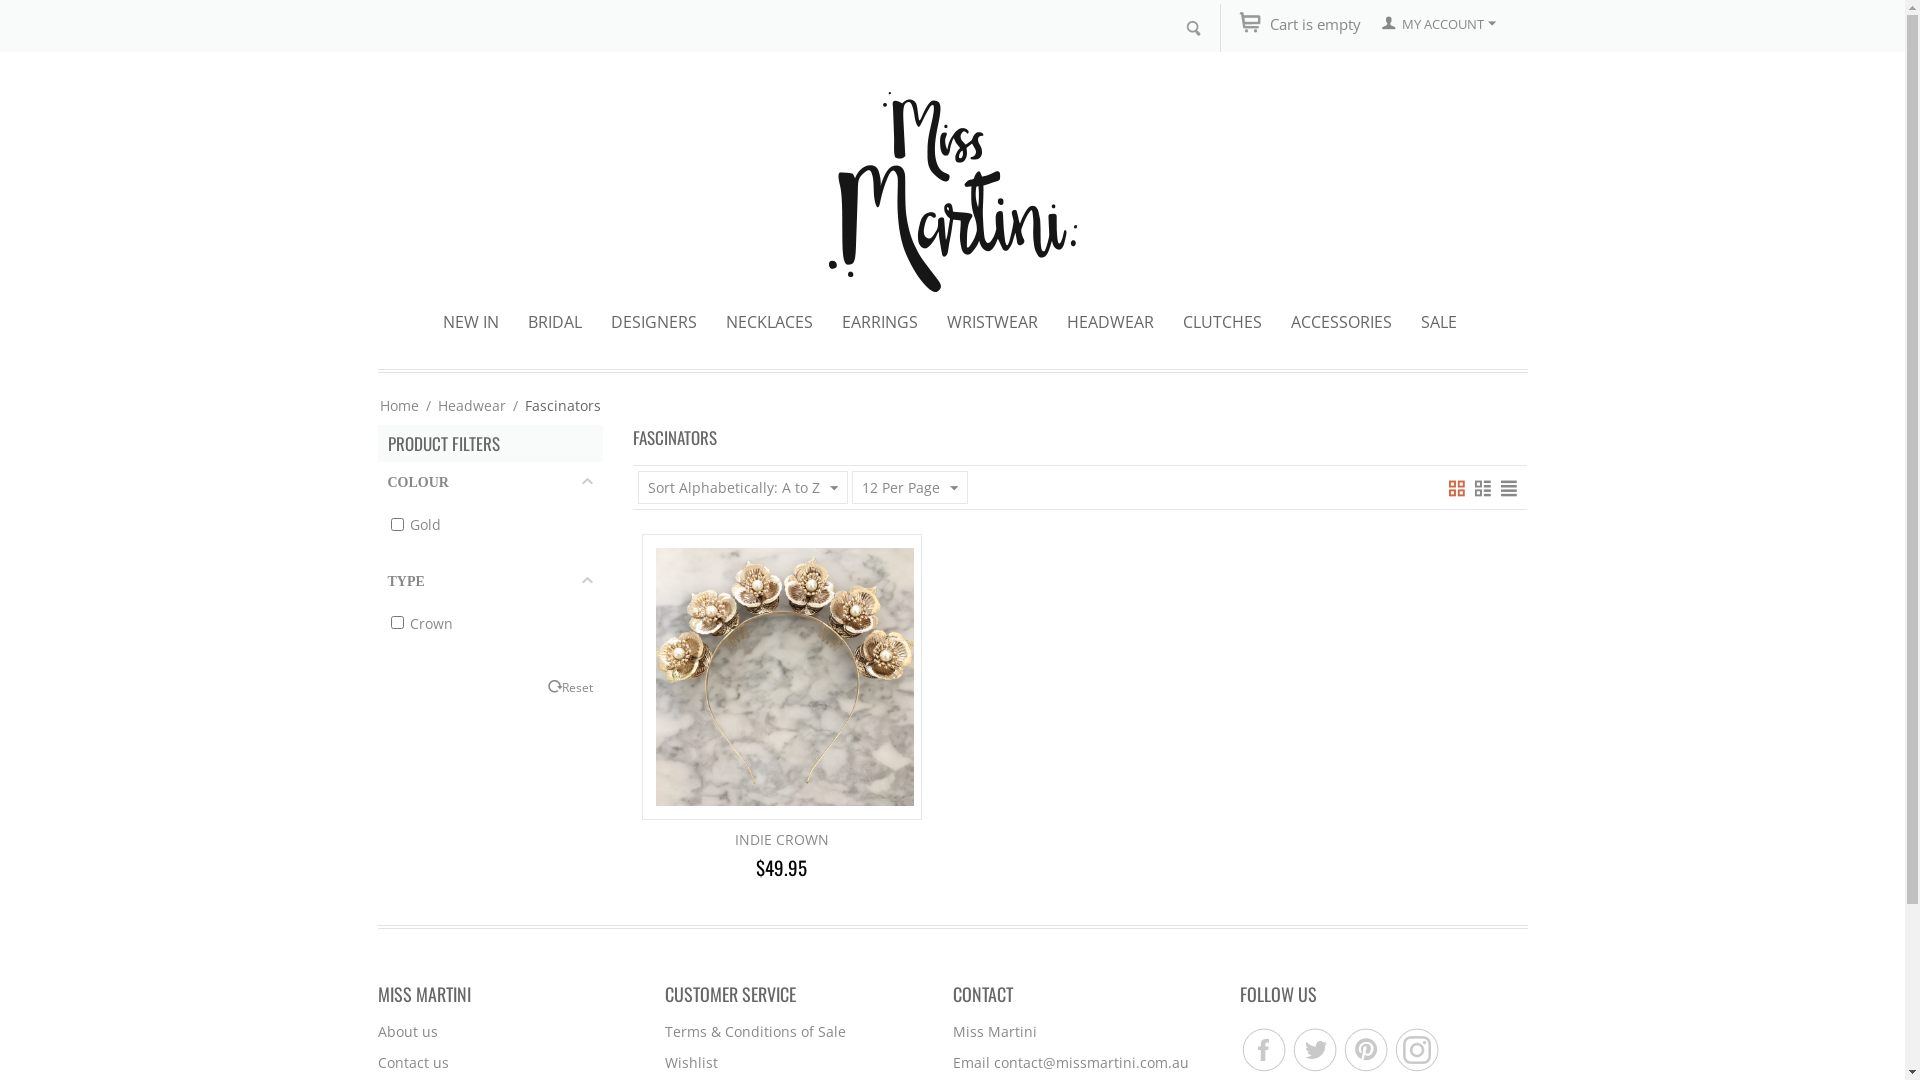 Image resolution: width=1920 pixels, height=1080 pixels. I want to click on '  MY ACCOUNT', so click(1438, 23).